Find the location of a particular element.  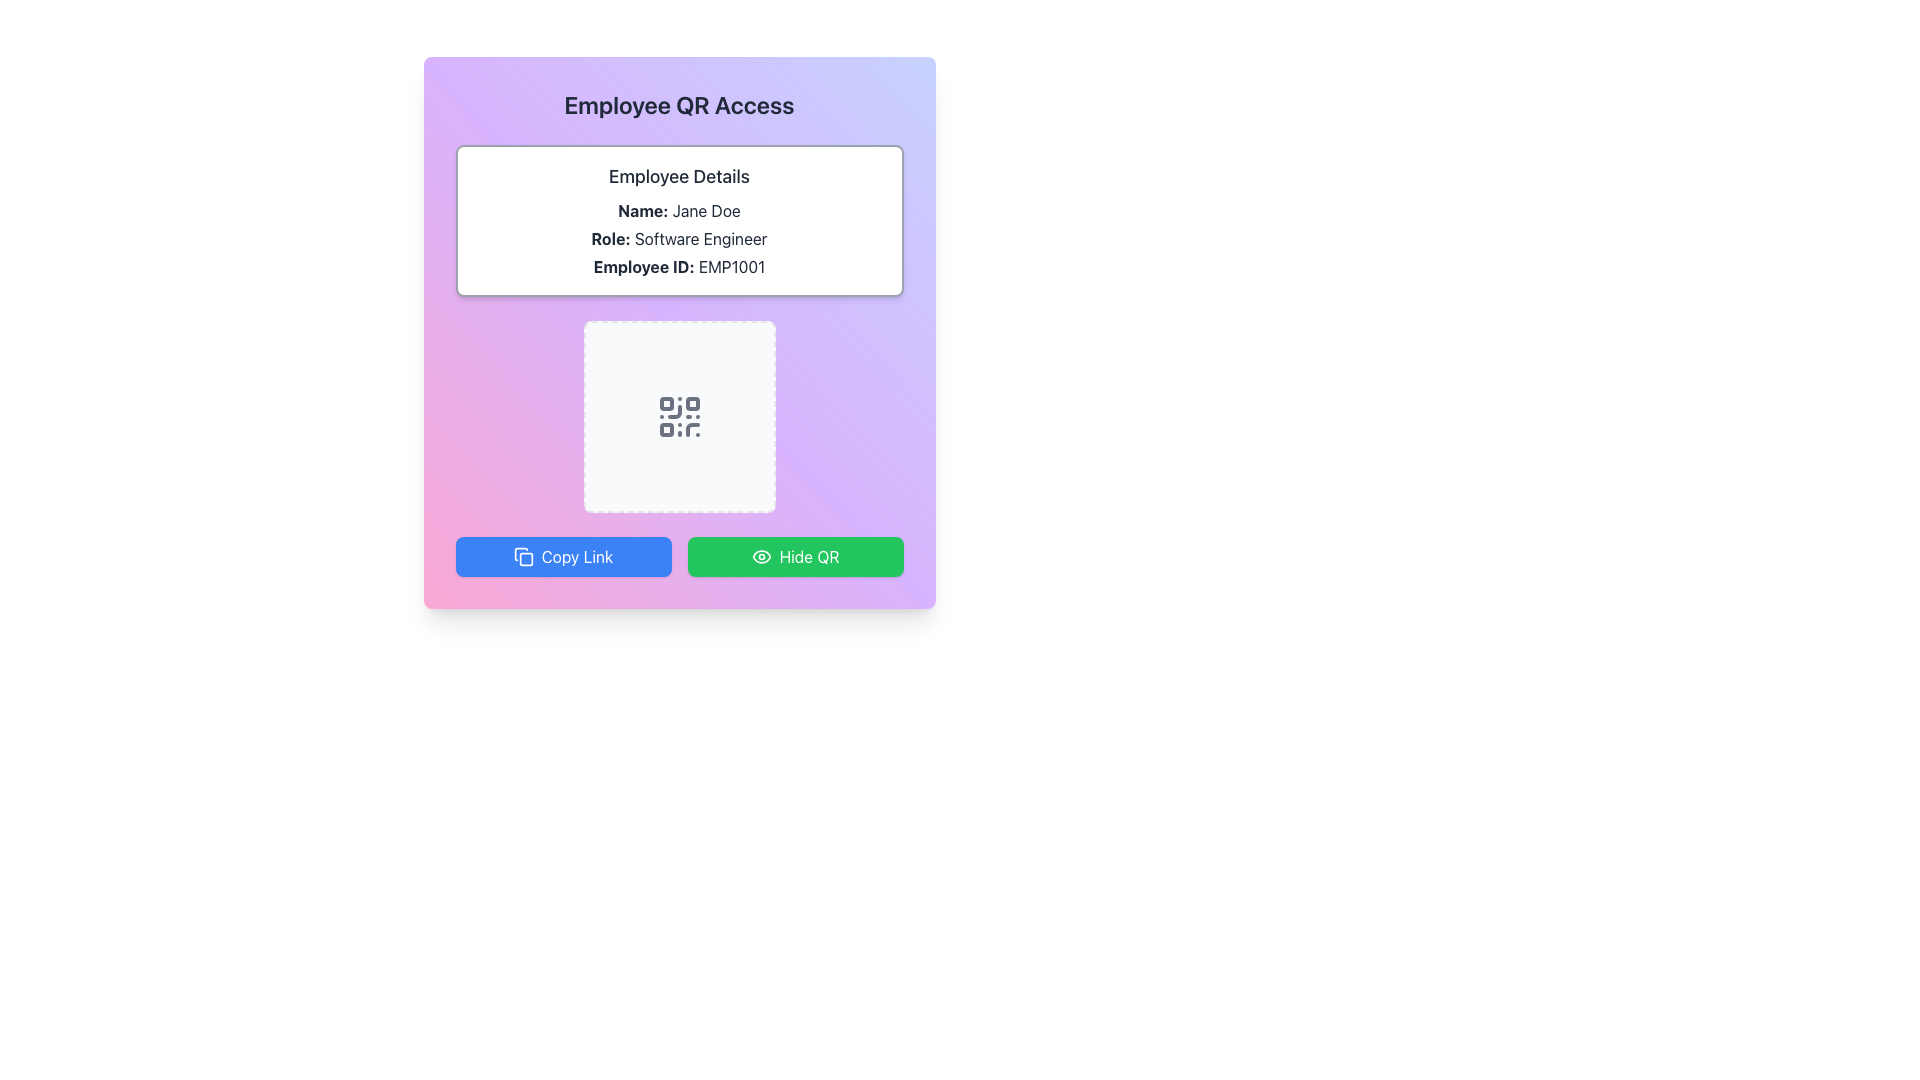

the QR code icon located centrally within the dashed gray-bordered square box below the 'Employee Details' card is located at coordinates (679, 415).